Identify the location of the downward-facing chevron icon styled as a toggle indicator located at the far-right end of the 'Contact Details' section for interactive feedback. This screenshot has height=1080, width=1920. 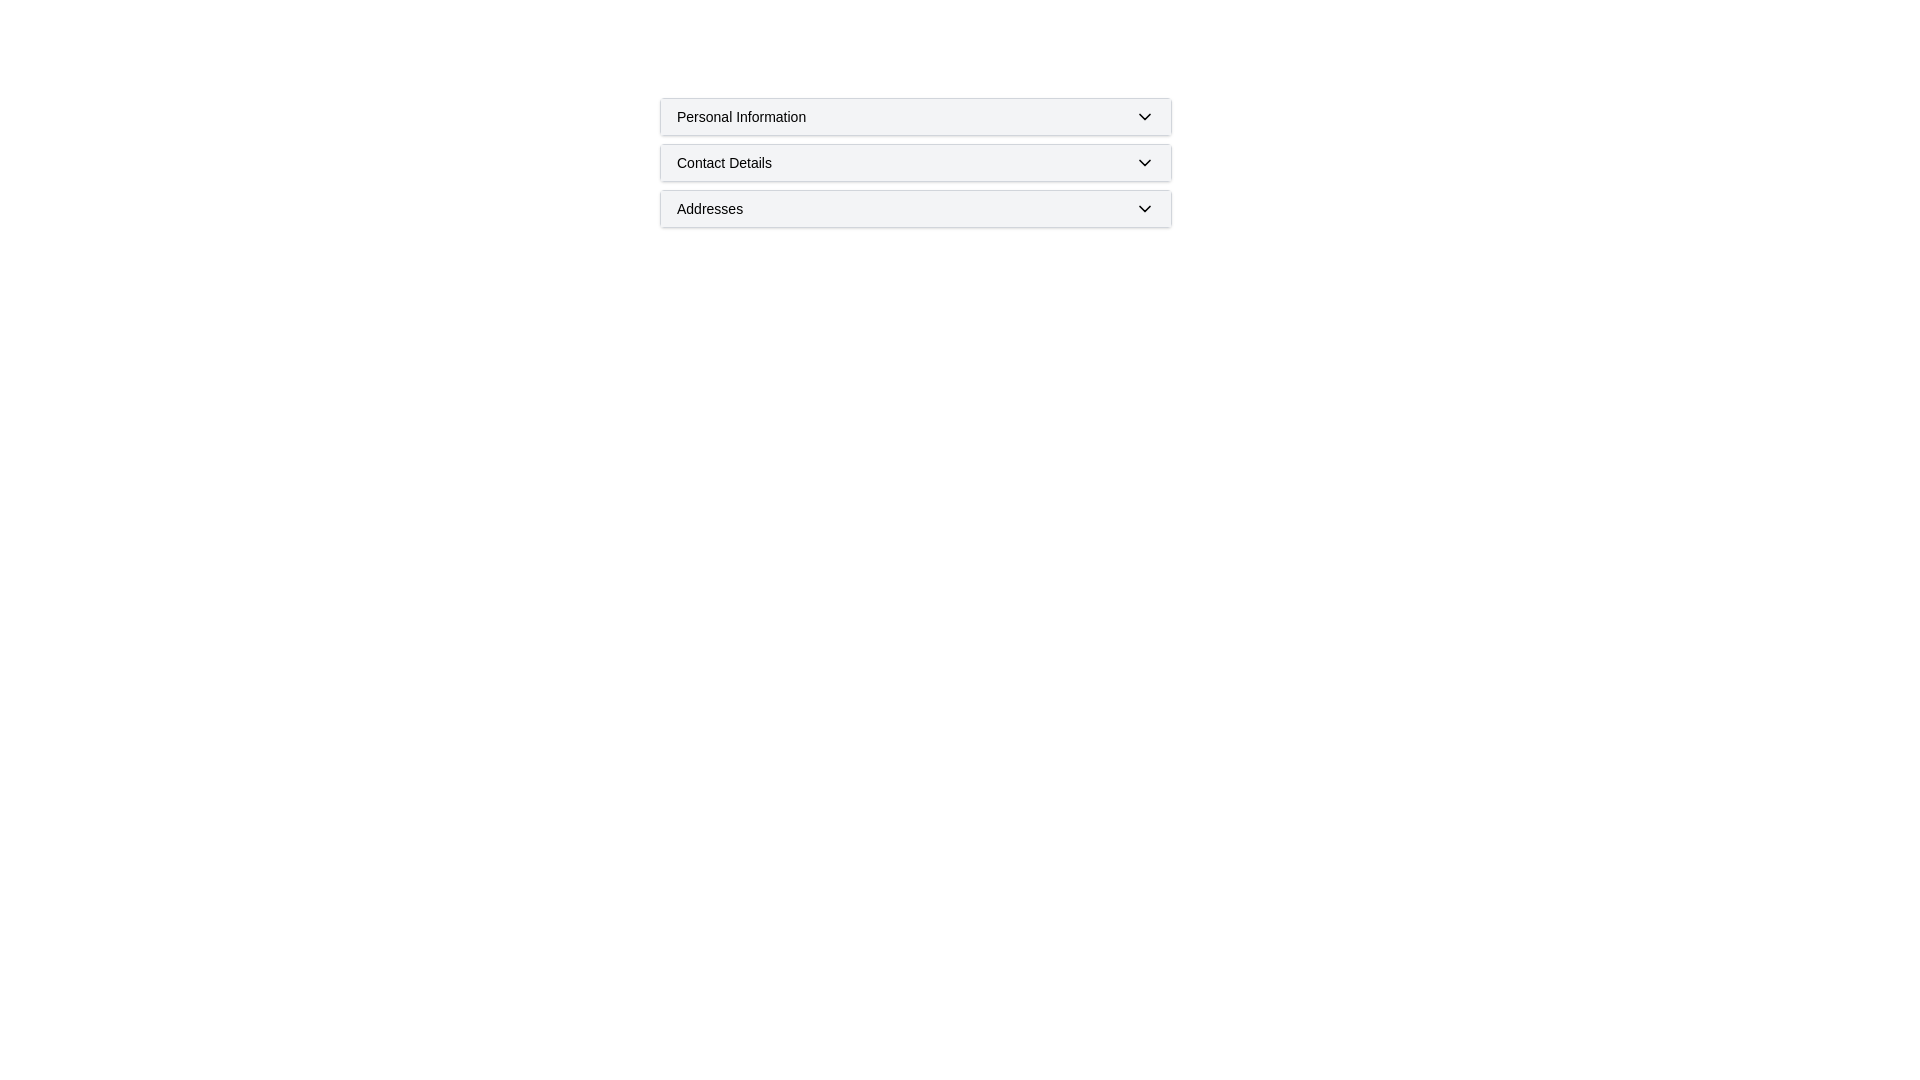
(1145, 161).